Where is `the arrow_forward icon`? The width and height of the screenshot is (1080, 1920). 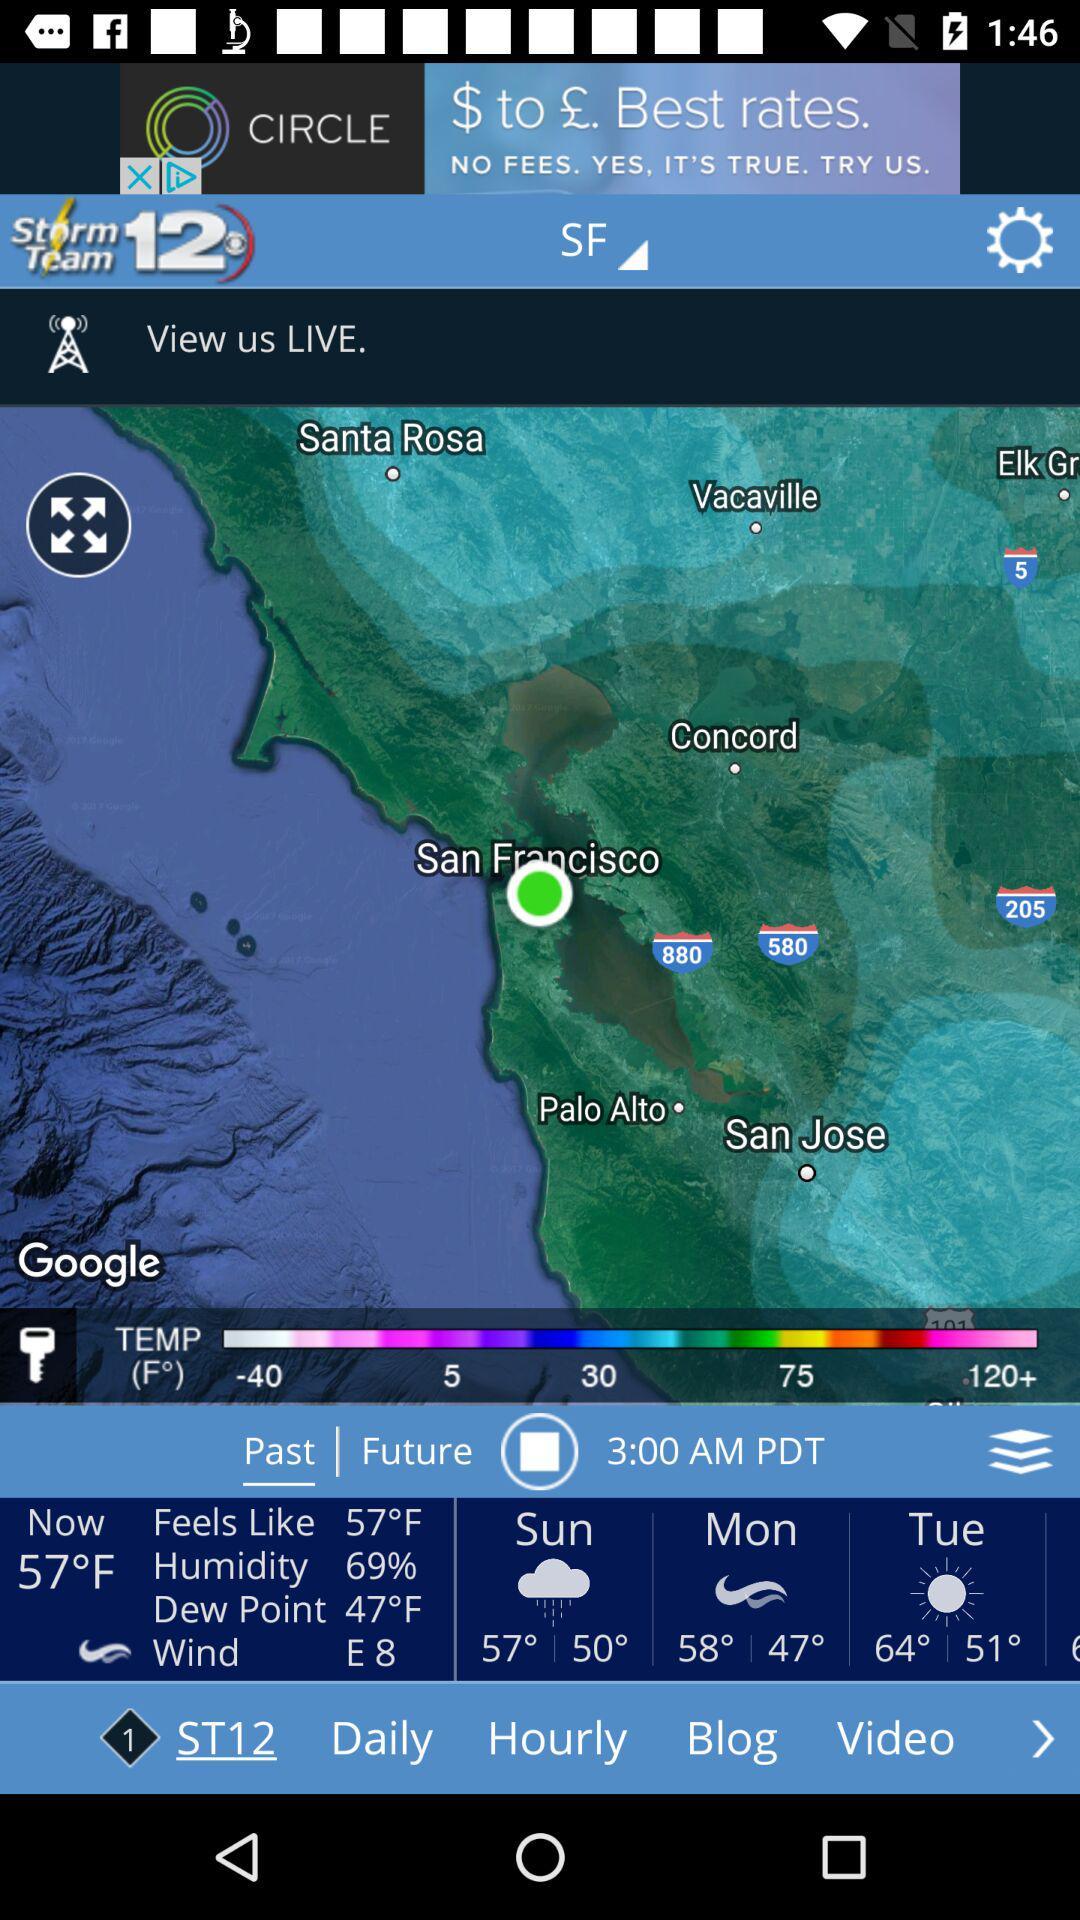 the arrow_forward icon is located at coordinates (1042, 1737).